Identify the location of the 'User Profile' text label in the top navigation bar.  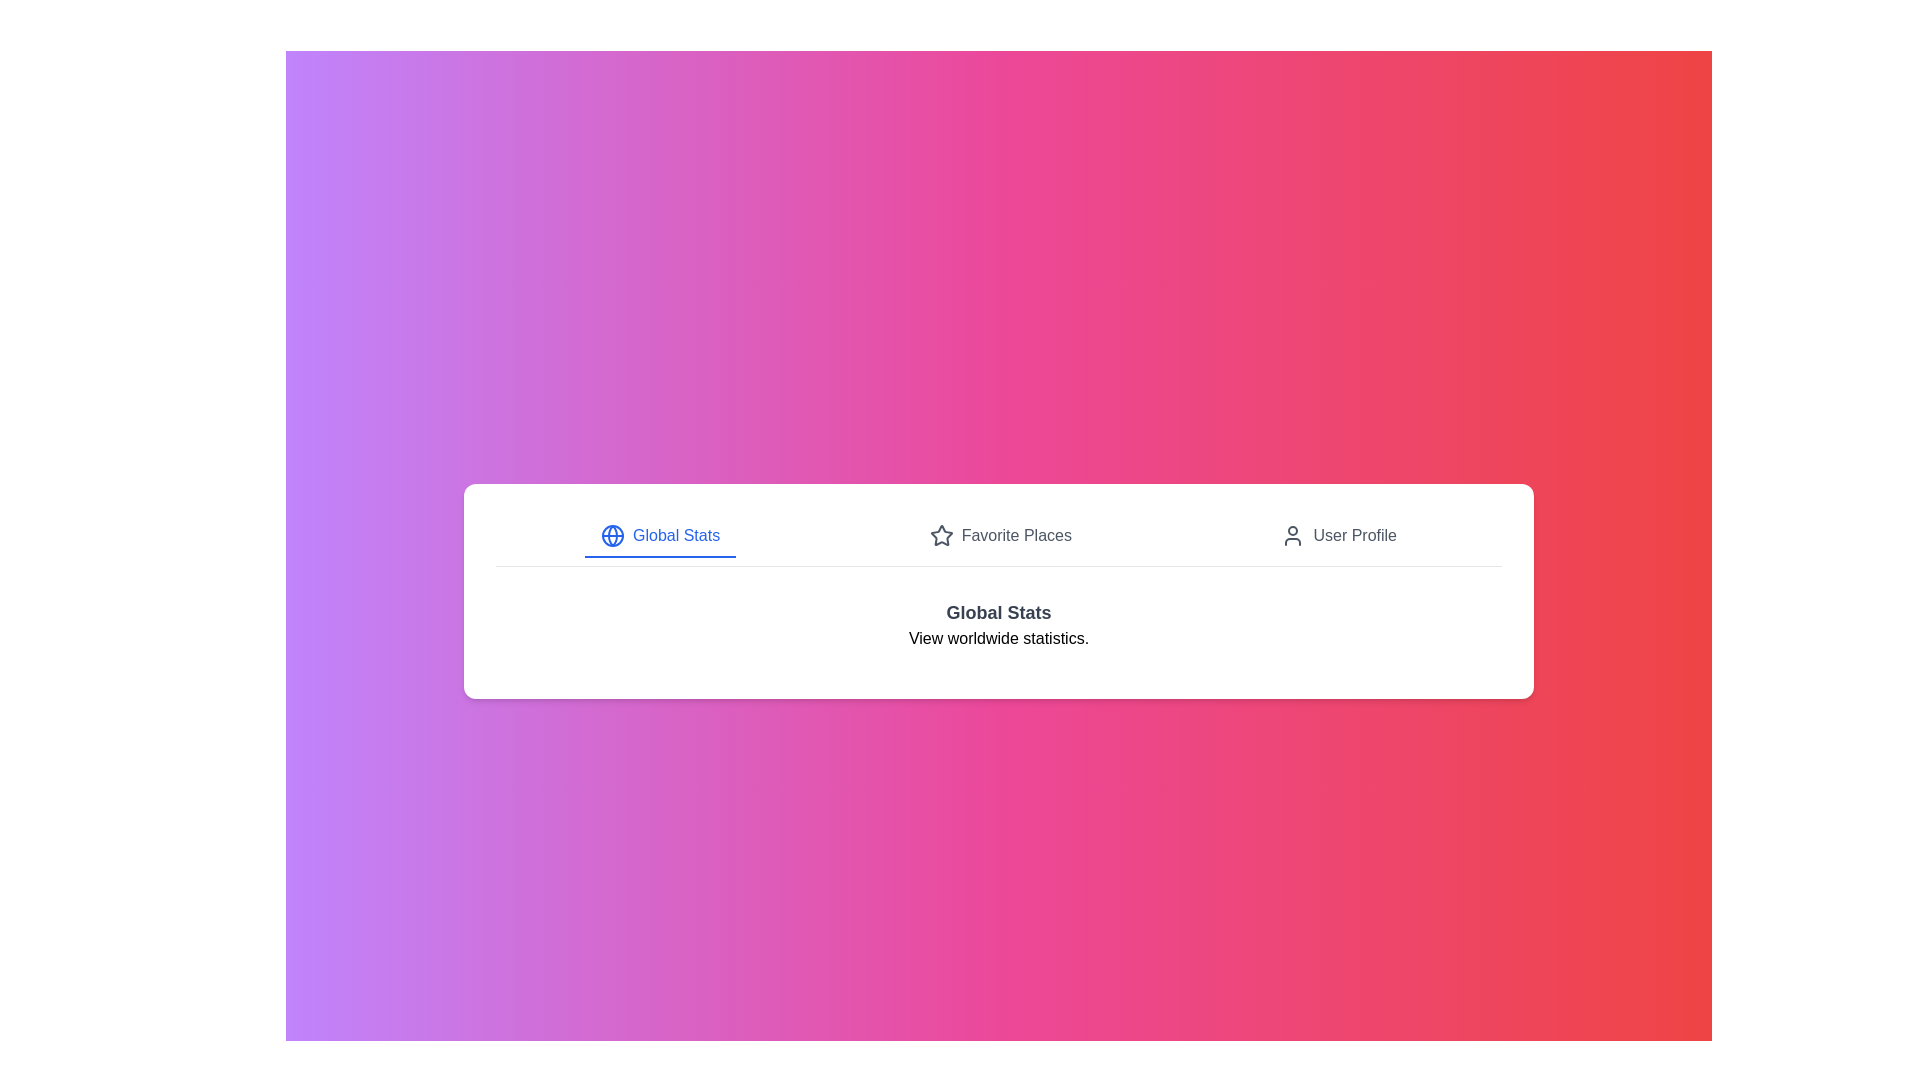
(1355, 534).